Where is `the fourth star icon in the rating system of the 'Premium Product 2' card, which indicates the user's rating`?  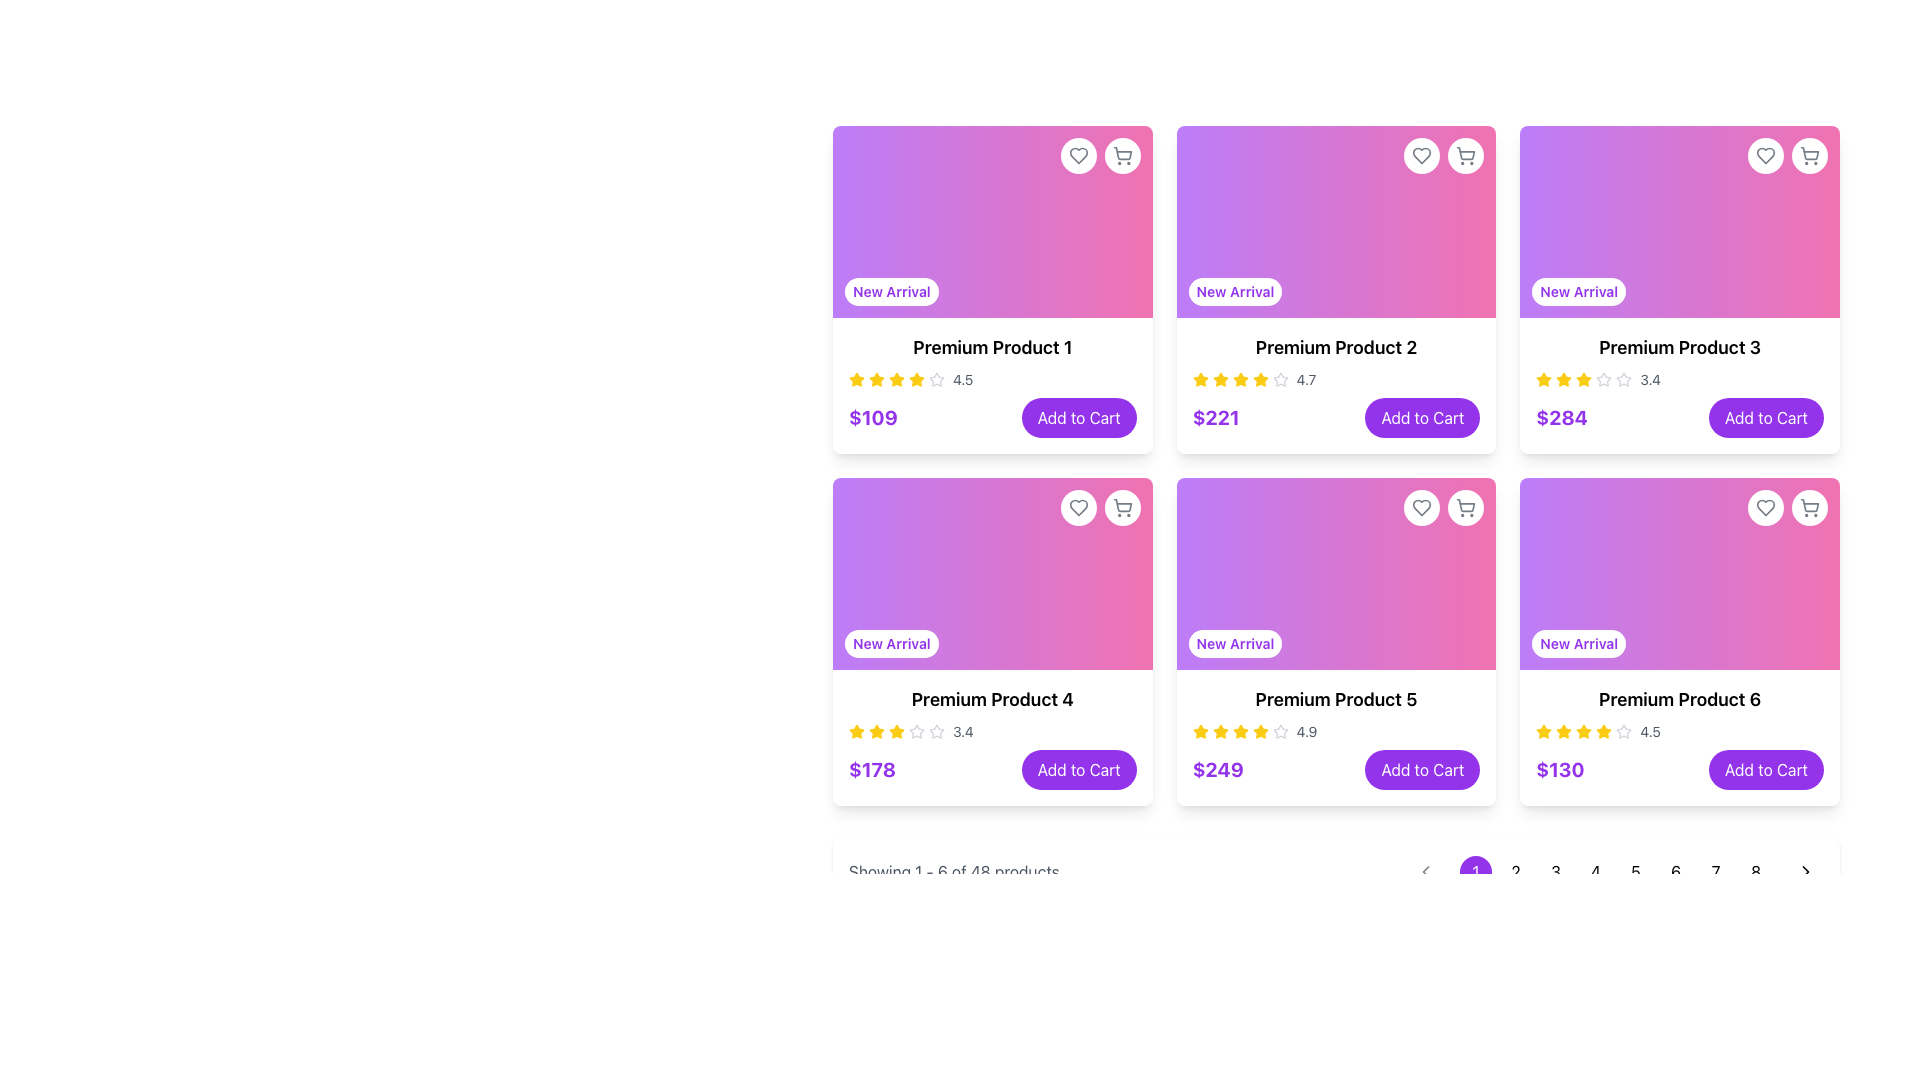 the fourth star icon in the rating system of the 'Premium Product 2' card, which indicates the user's rating is located at coordinates (1239, 380).